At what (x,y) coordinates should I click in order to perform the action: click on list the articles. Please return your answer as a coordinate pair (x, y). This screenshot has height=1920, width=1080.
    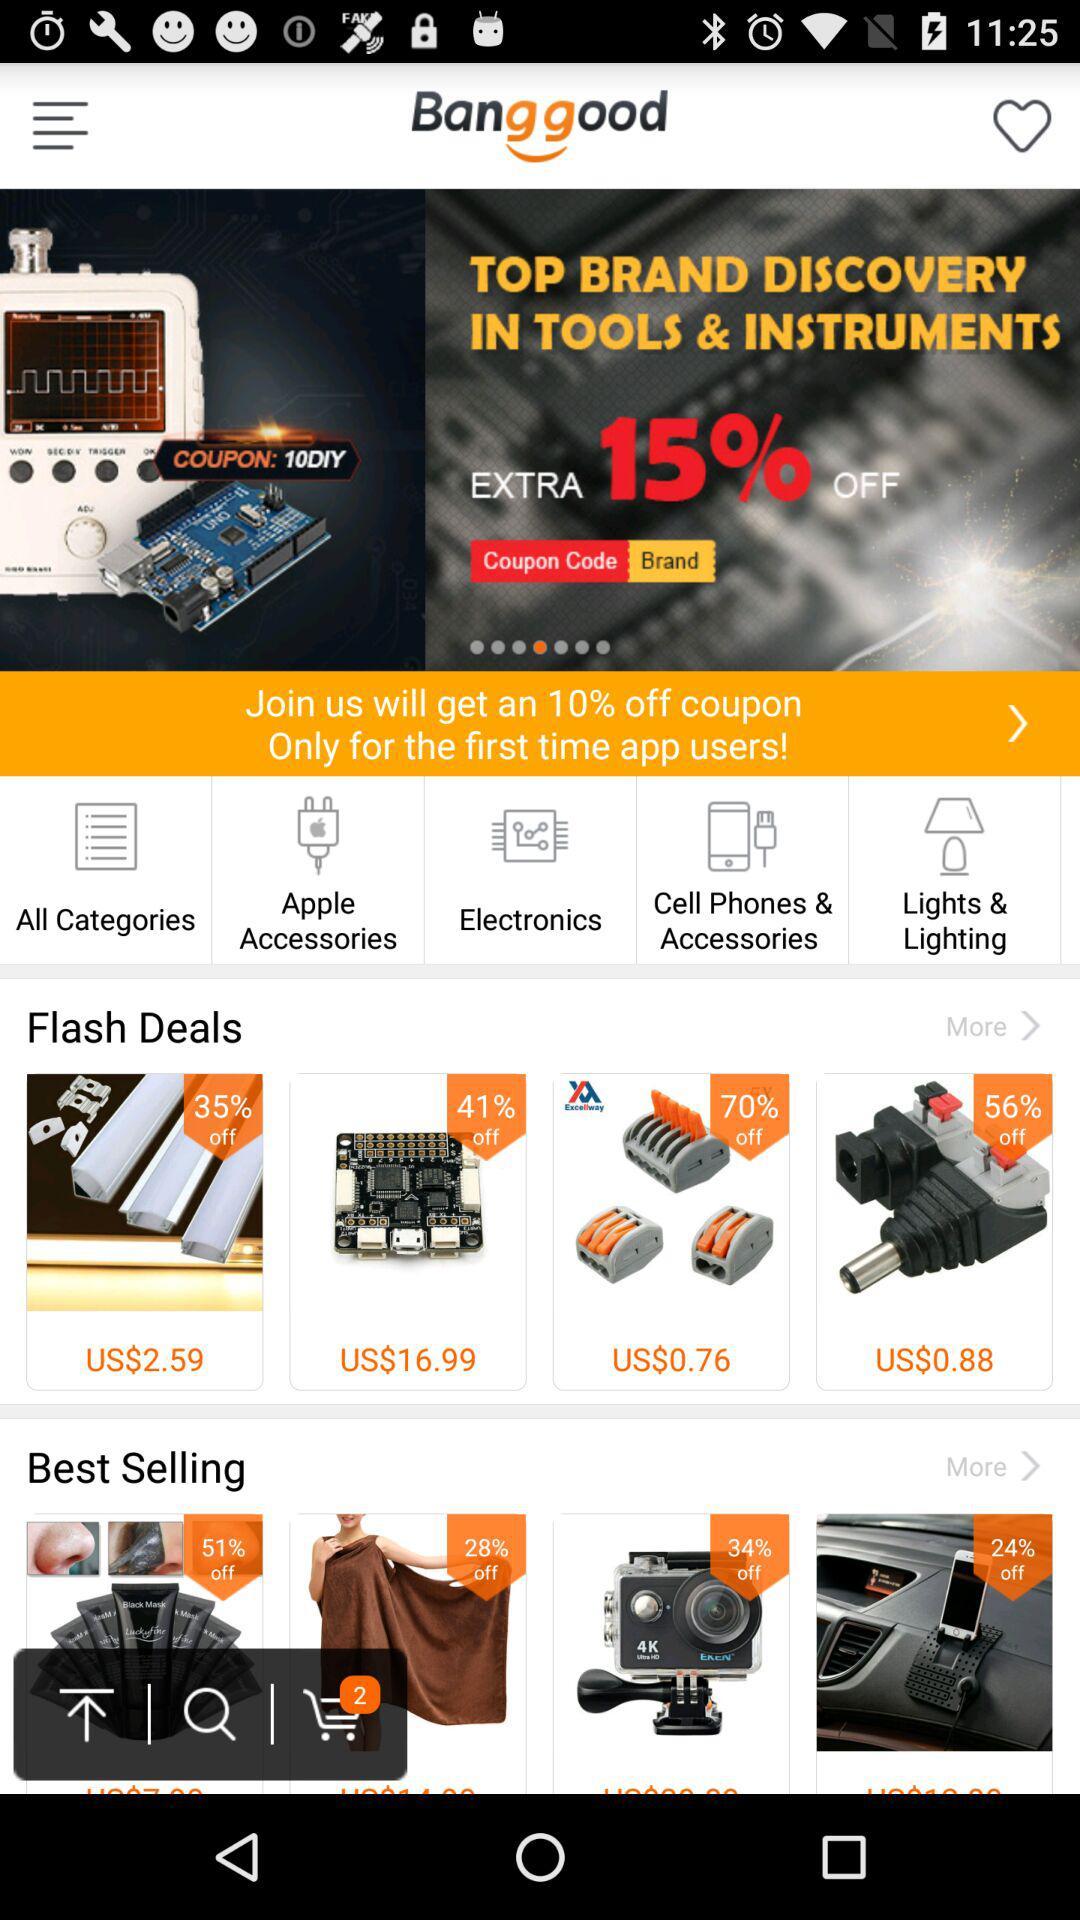
    Looking at the image, I should click on (59, 124).